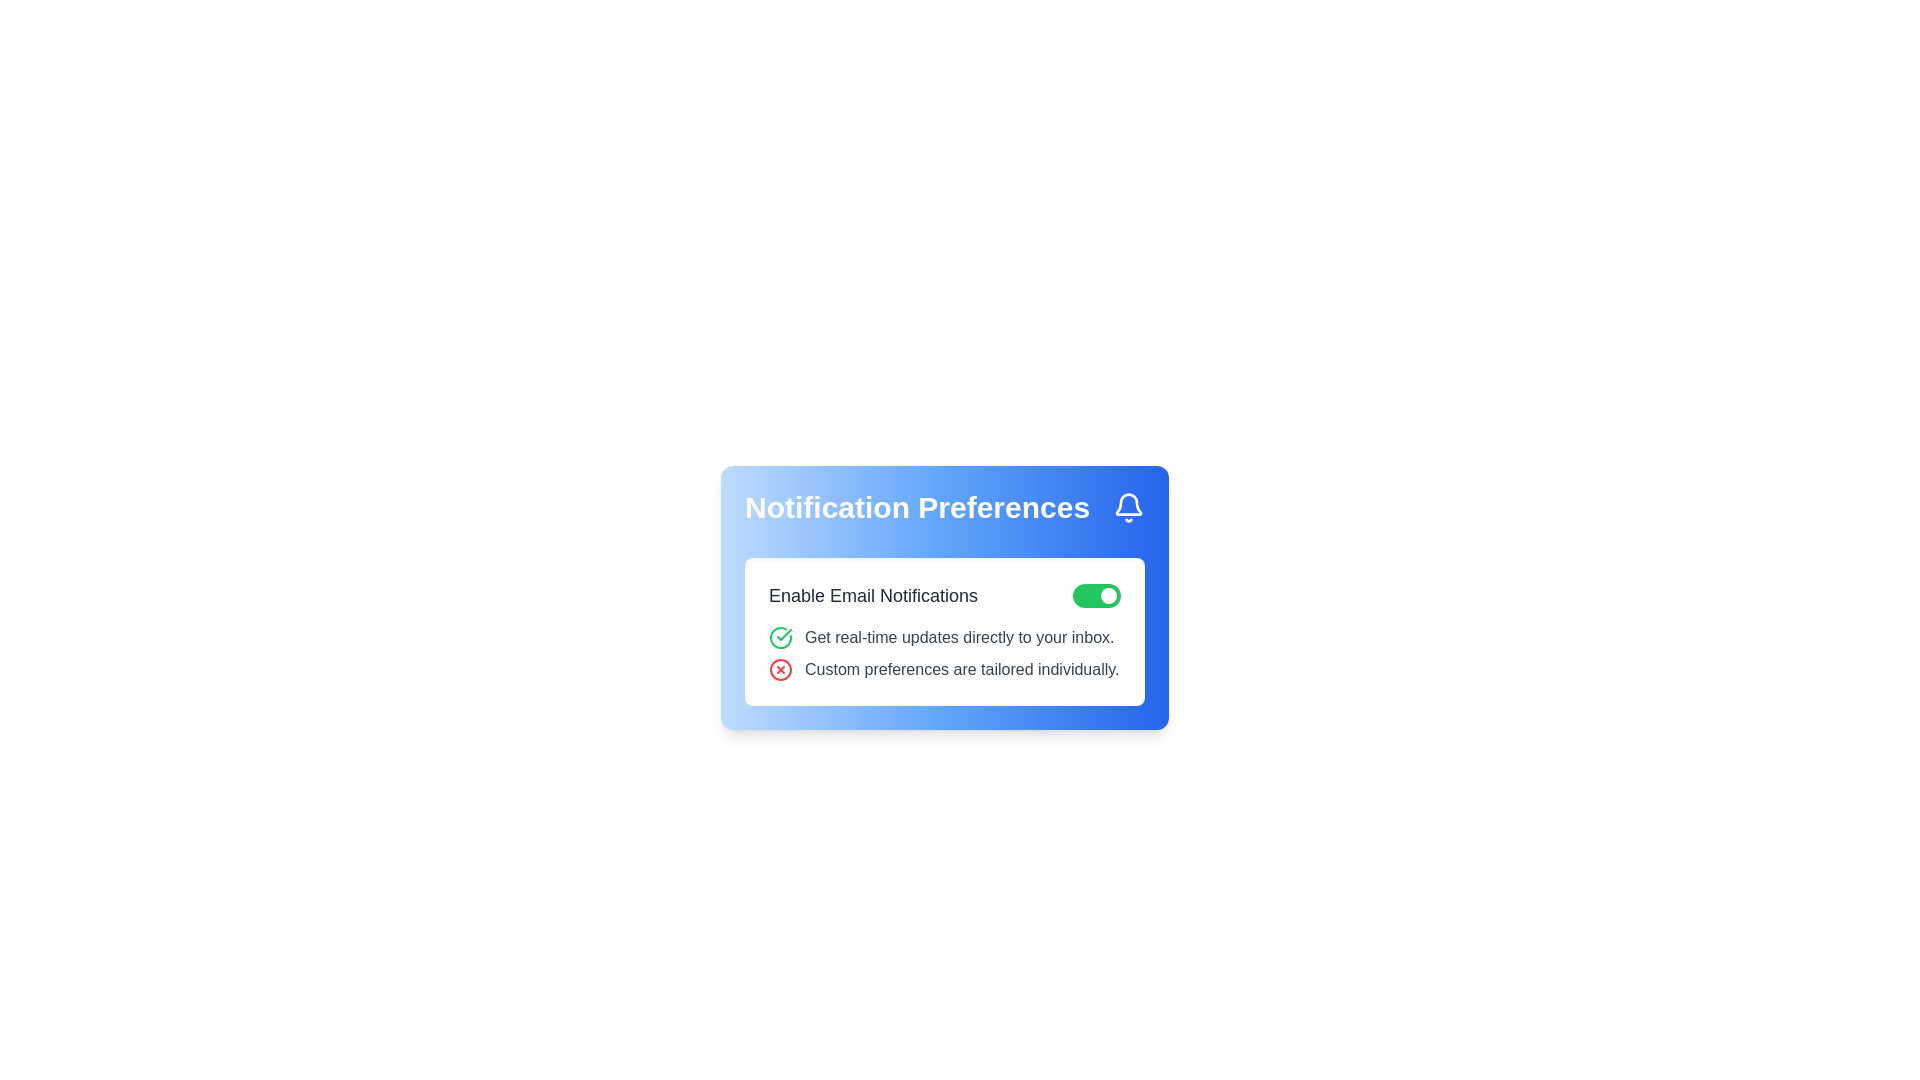  What do you see at coordinates (1107, 595) in the screenshot?
I see `the circular toggle handle located on the rightmost side of the toggle switch in the 'Enable Email Notifications' section` at bounding box center [1107, 595].